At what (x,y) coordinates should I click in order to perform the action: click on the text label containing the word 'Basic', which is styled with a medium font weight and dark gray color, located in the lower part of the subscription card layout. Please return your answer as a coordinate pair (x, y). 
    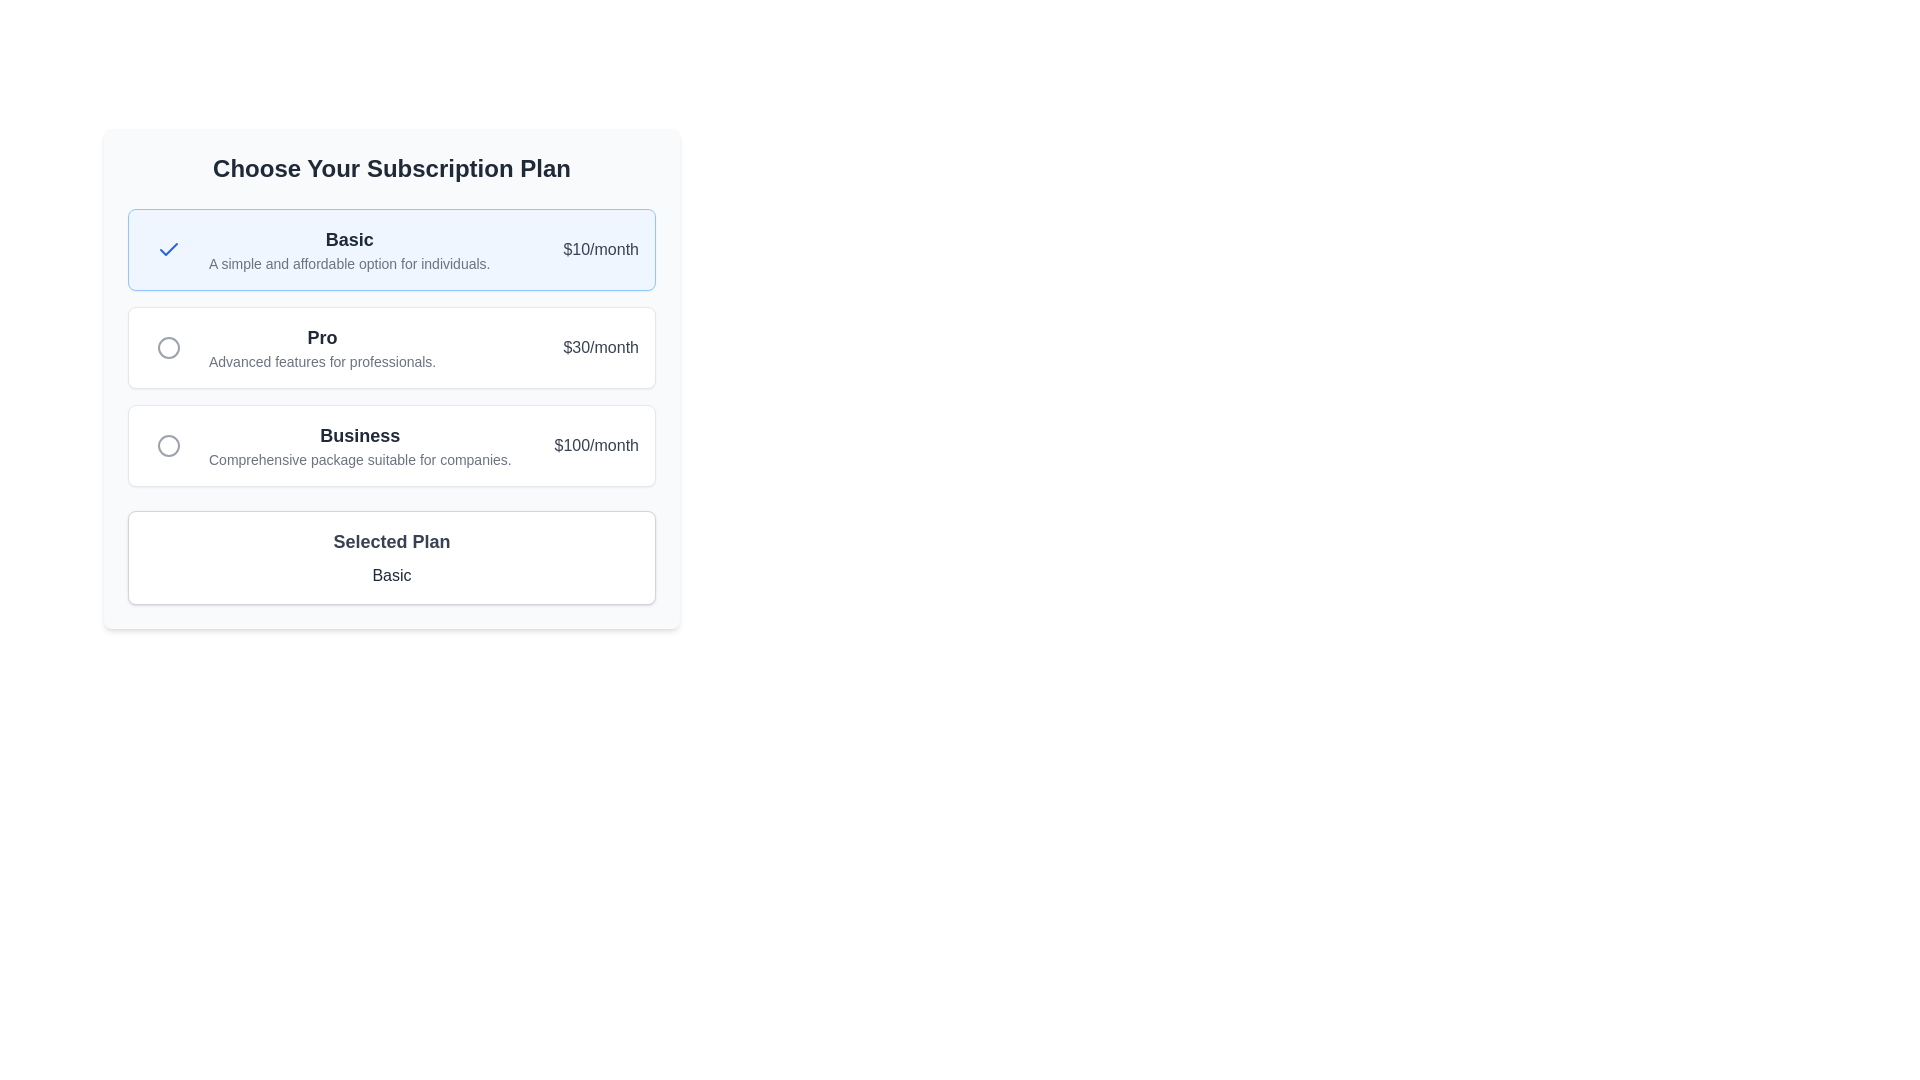
    Looking at the image, I should click on (392, 575).